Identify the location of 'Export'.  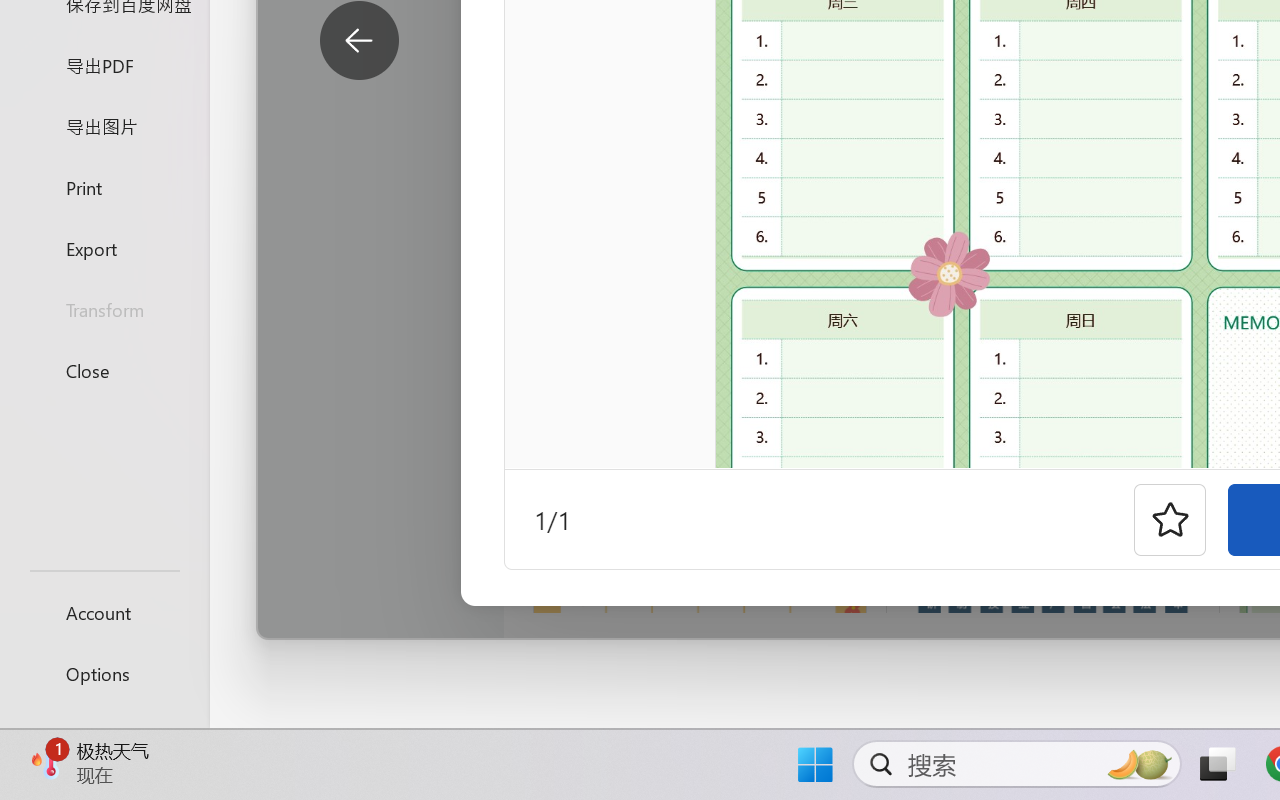
(103, 247).